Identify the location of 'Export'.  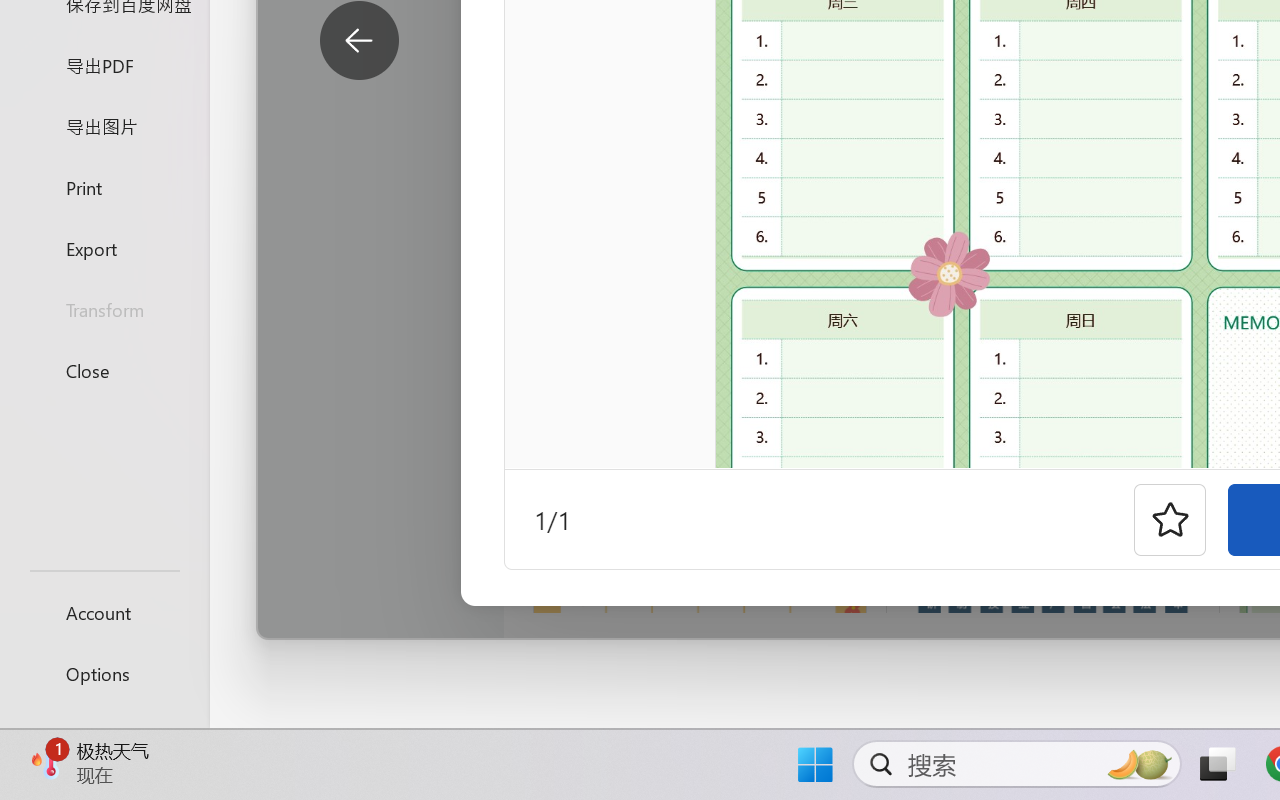
(103, 247).